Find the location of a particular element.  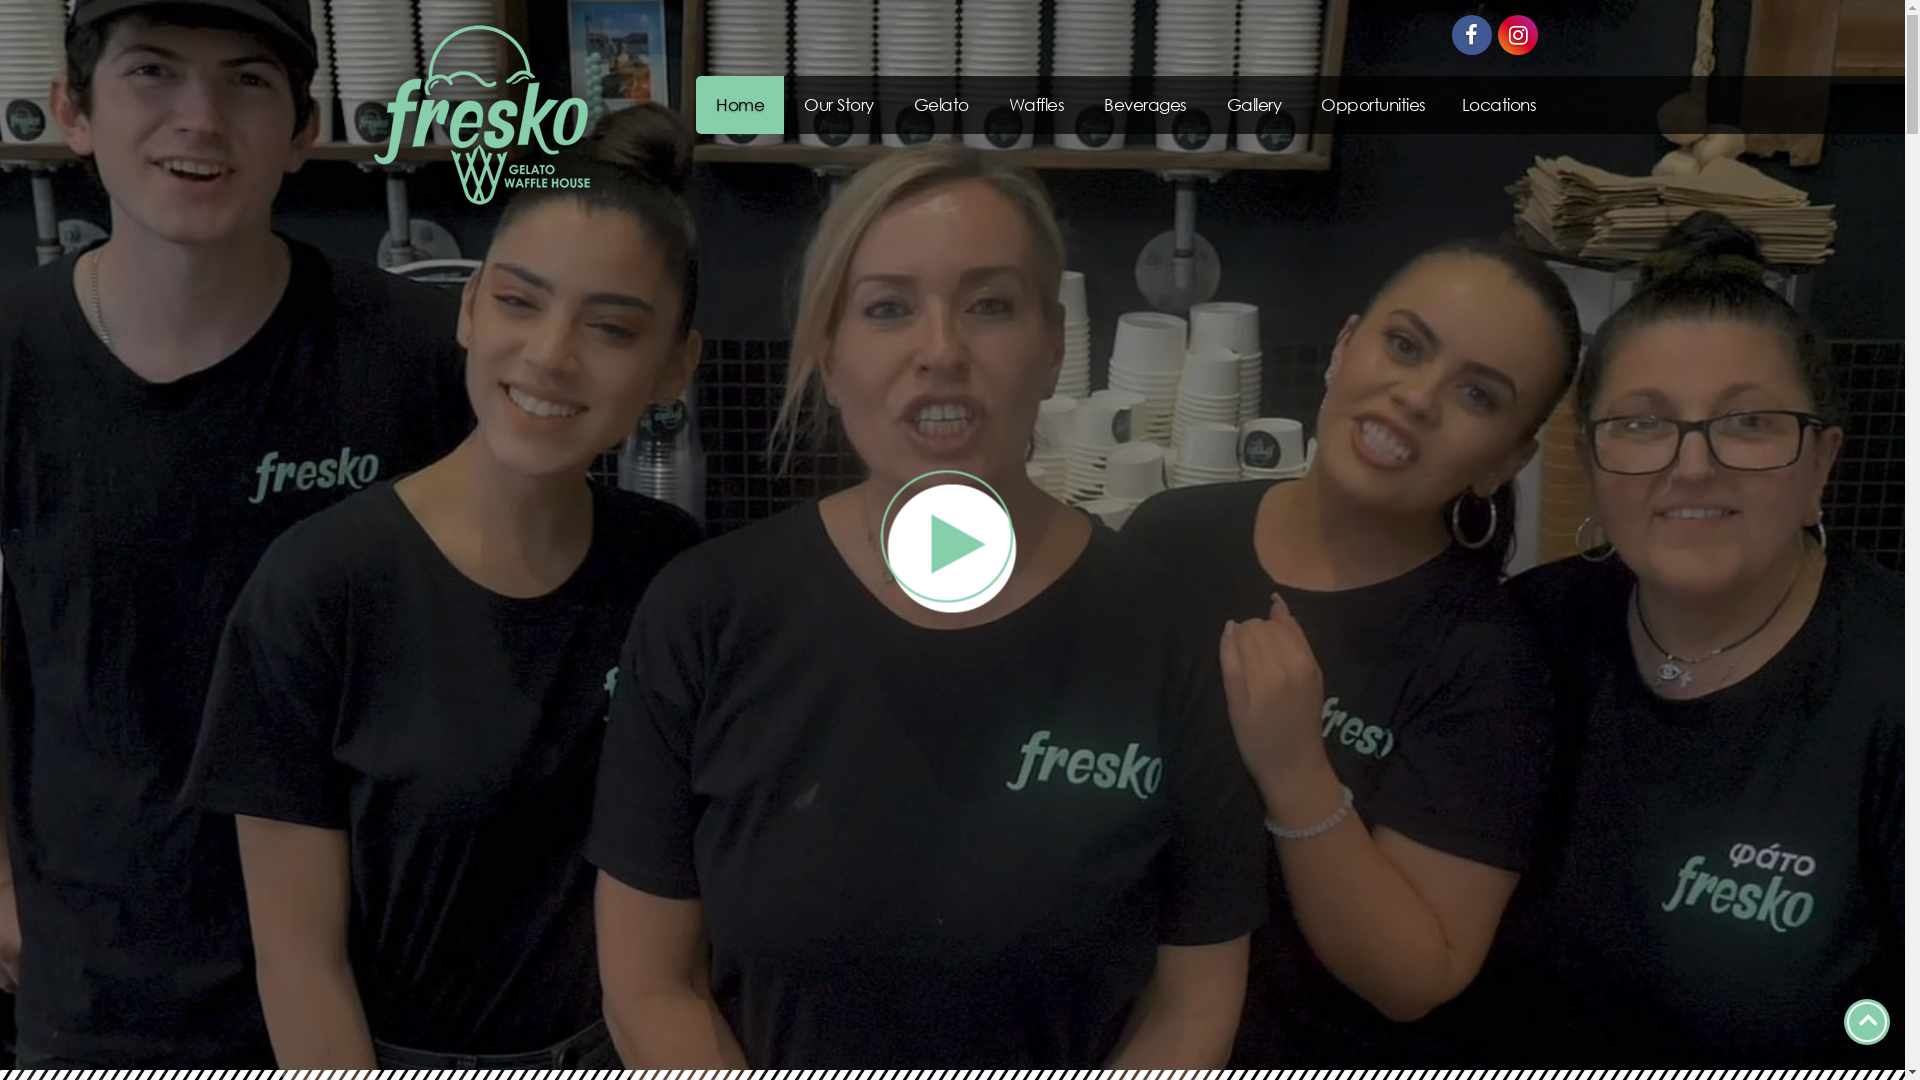

'Gelato' is located at coordinates (940, 104).